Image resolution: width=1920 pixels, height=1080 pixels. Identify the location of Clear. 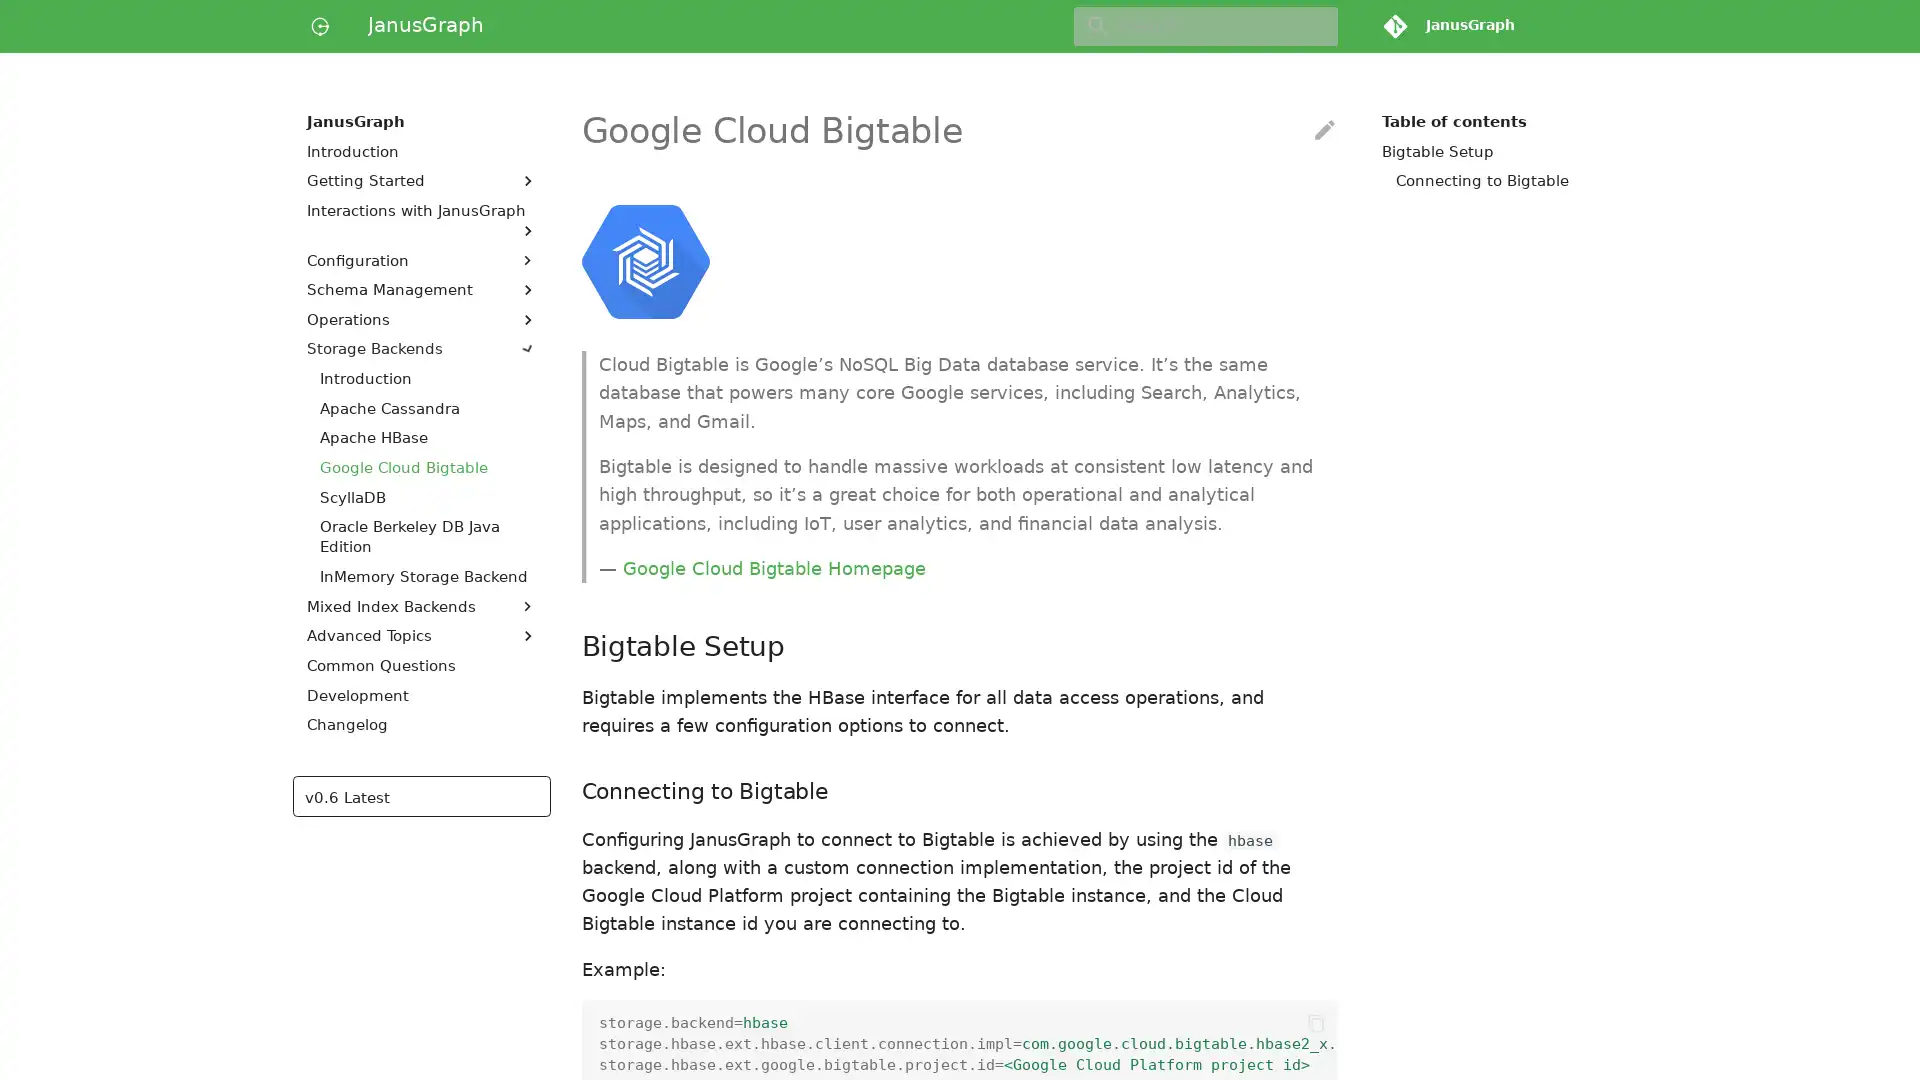
(1314, 26).